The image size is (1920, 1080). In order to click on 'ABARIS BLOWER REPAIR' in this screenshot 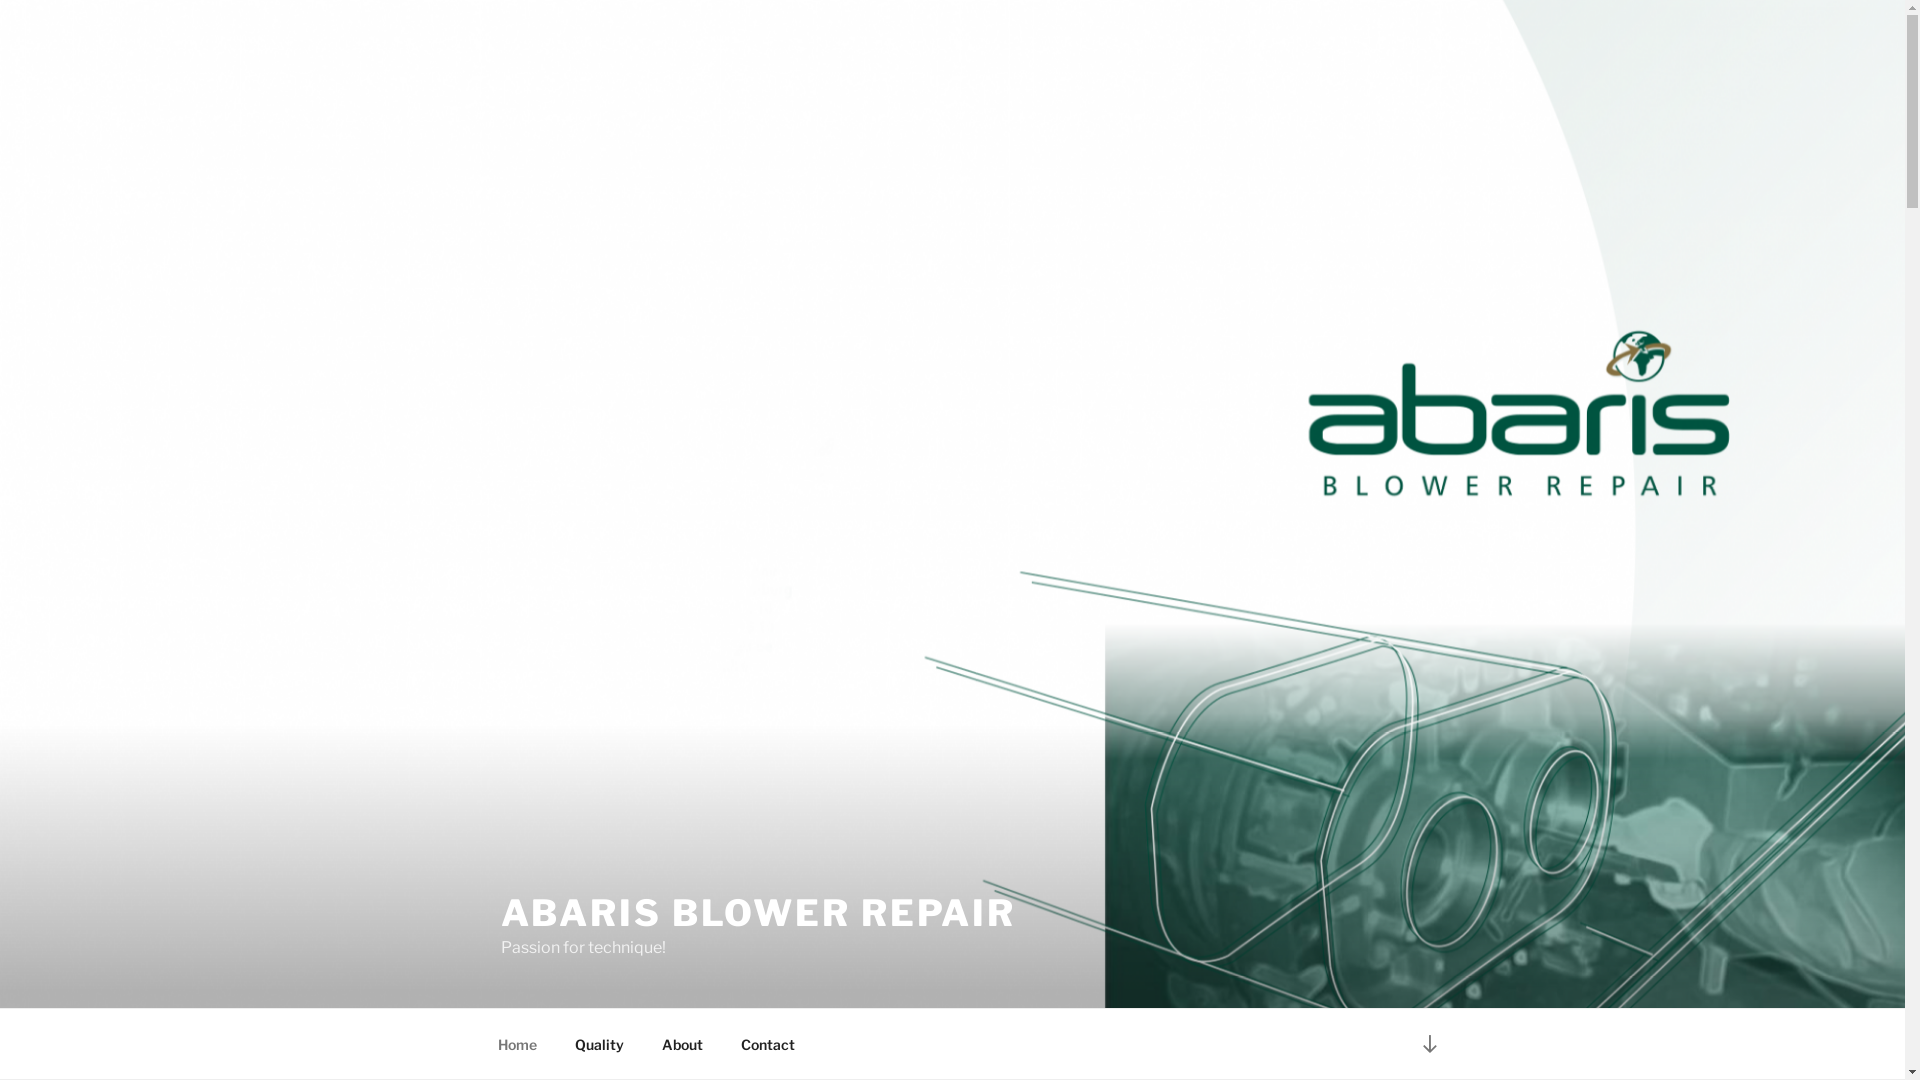, I will do `click(757, 913)`.